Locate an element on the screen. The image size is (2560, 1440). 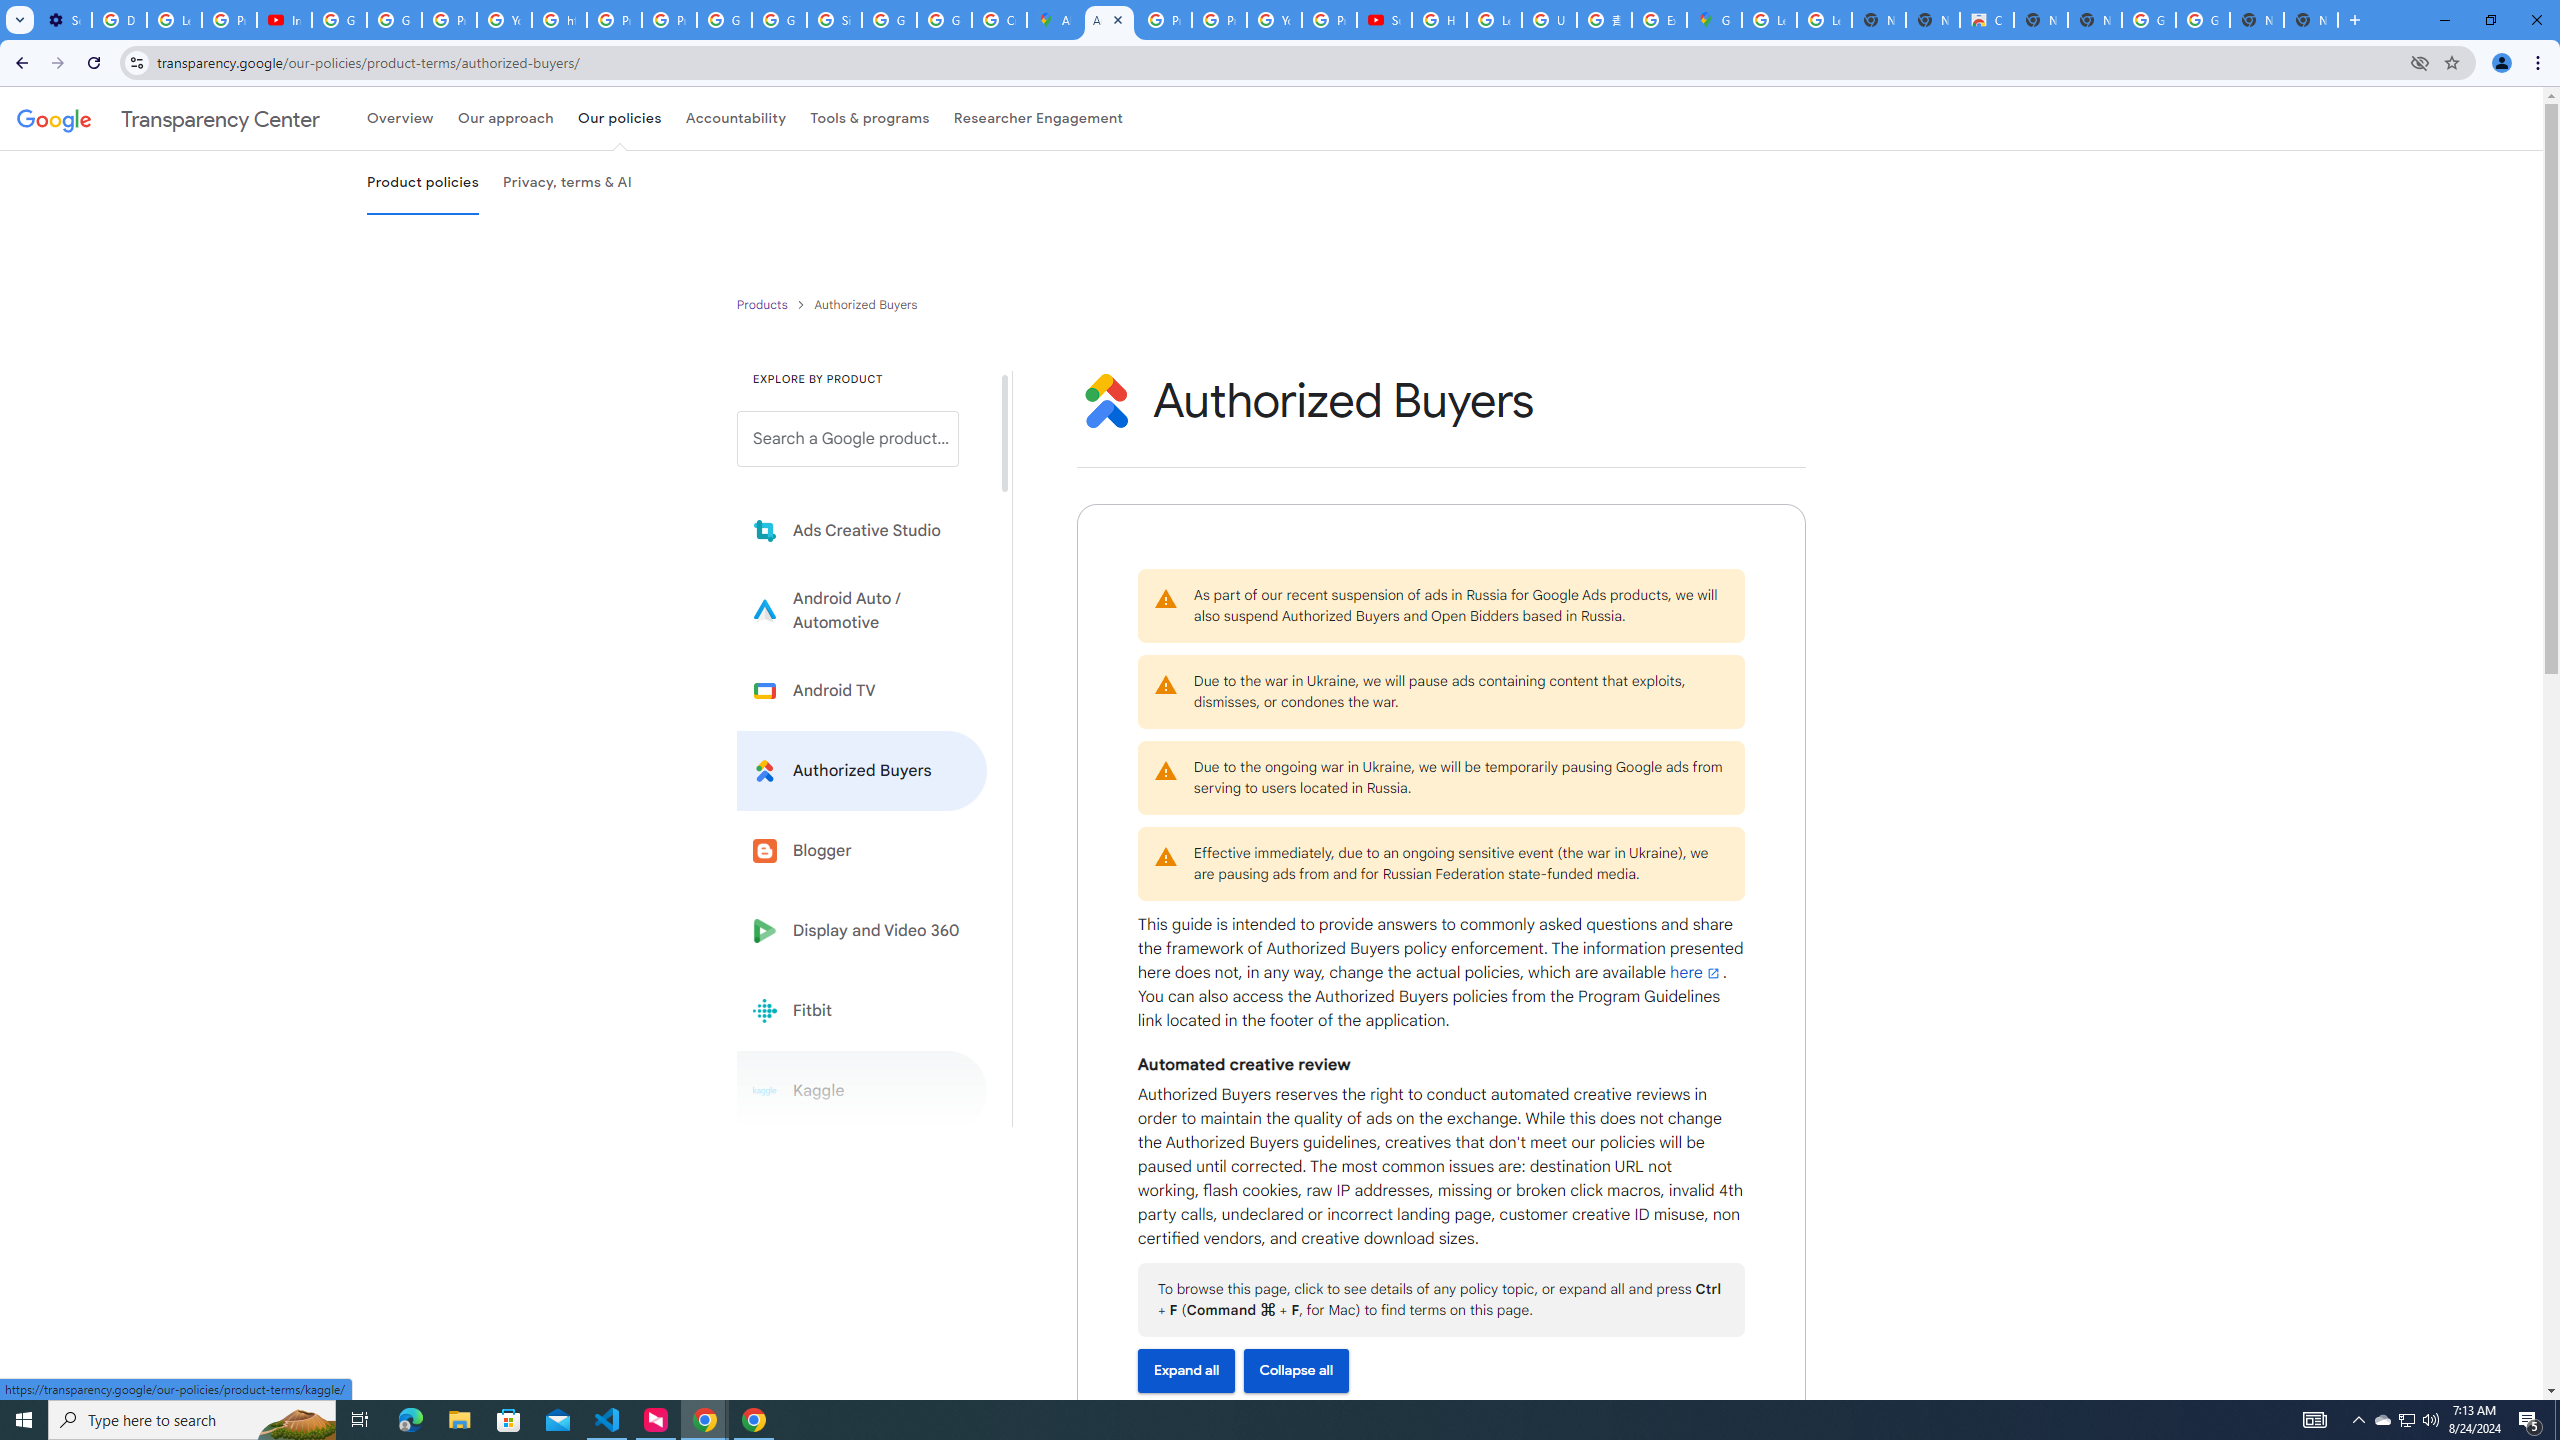
'Google Account Help' is located at coordinates (394, 19).